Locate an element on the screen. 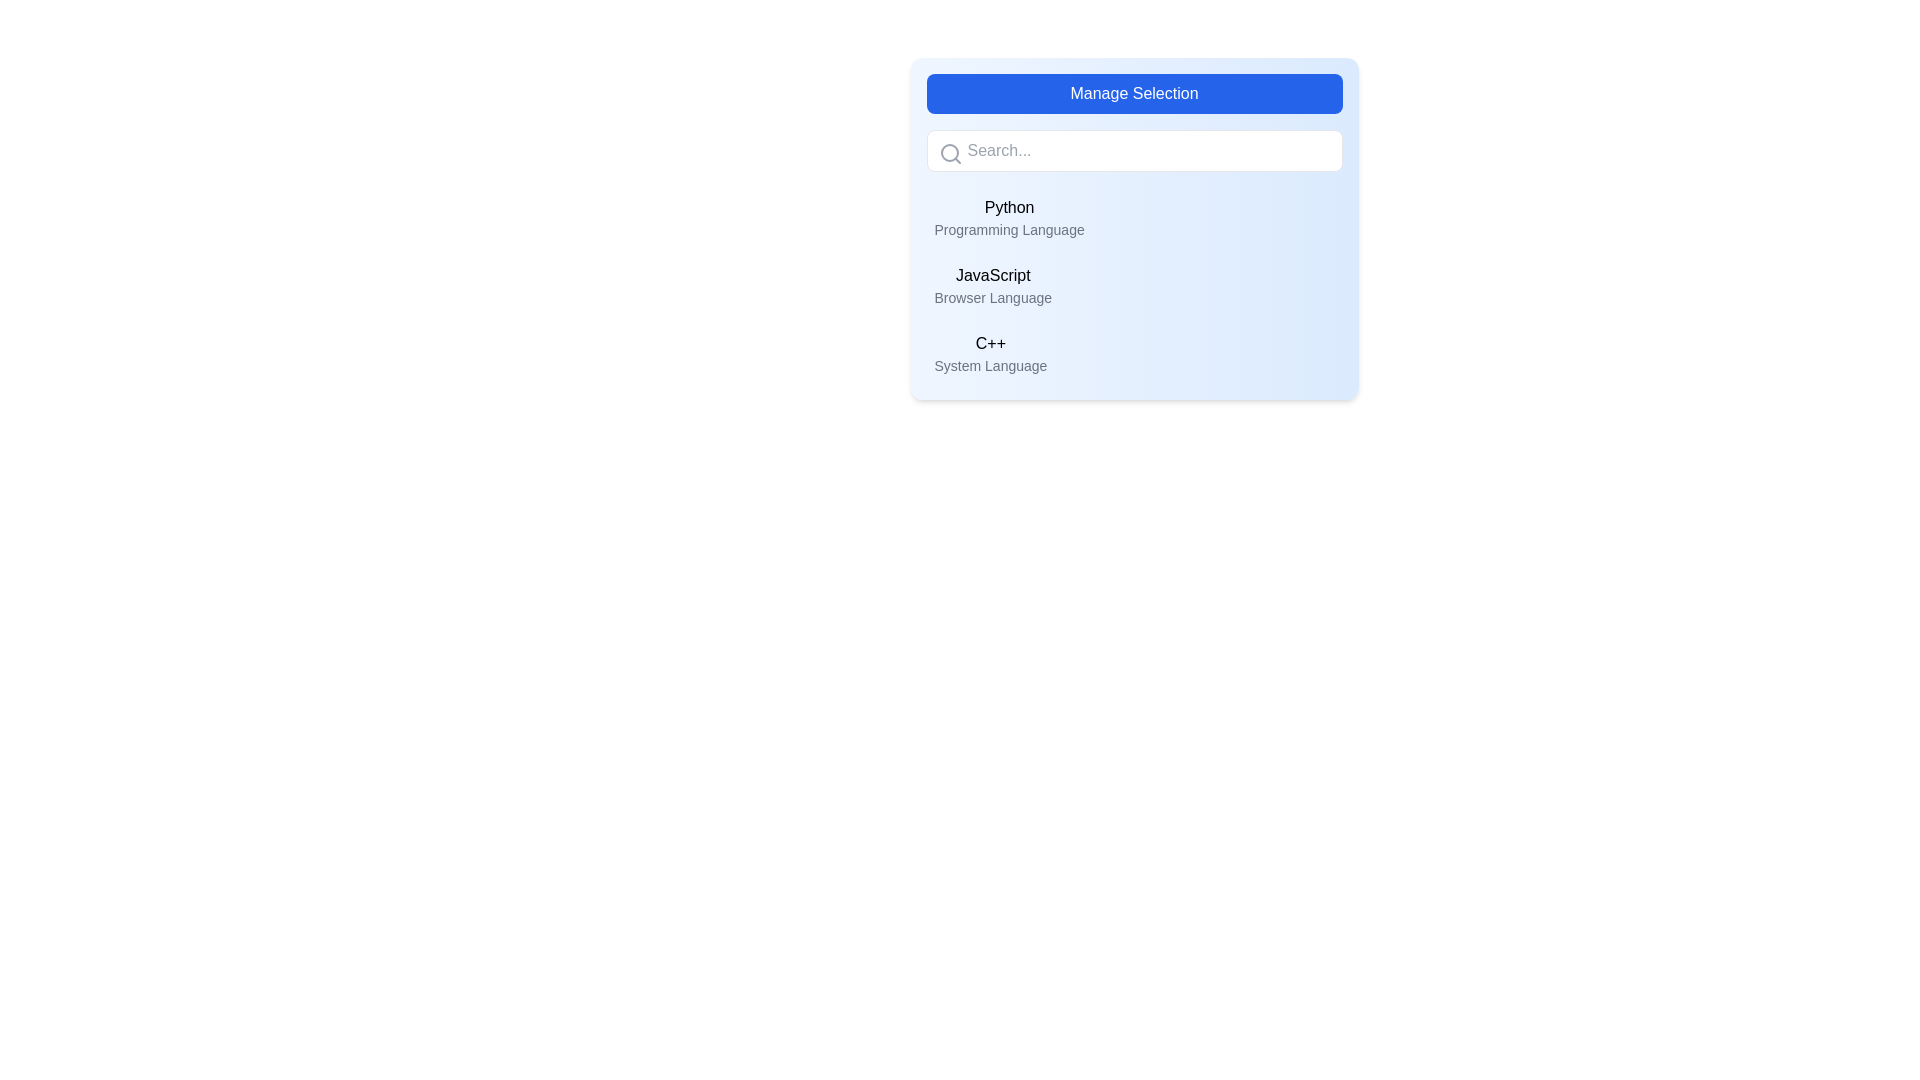 The height and width of the screenshot is (1080, 1920). the 'C++' selectable list item at the bottom of the list is located at coordinates (1134, 353).